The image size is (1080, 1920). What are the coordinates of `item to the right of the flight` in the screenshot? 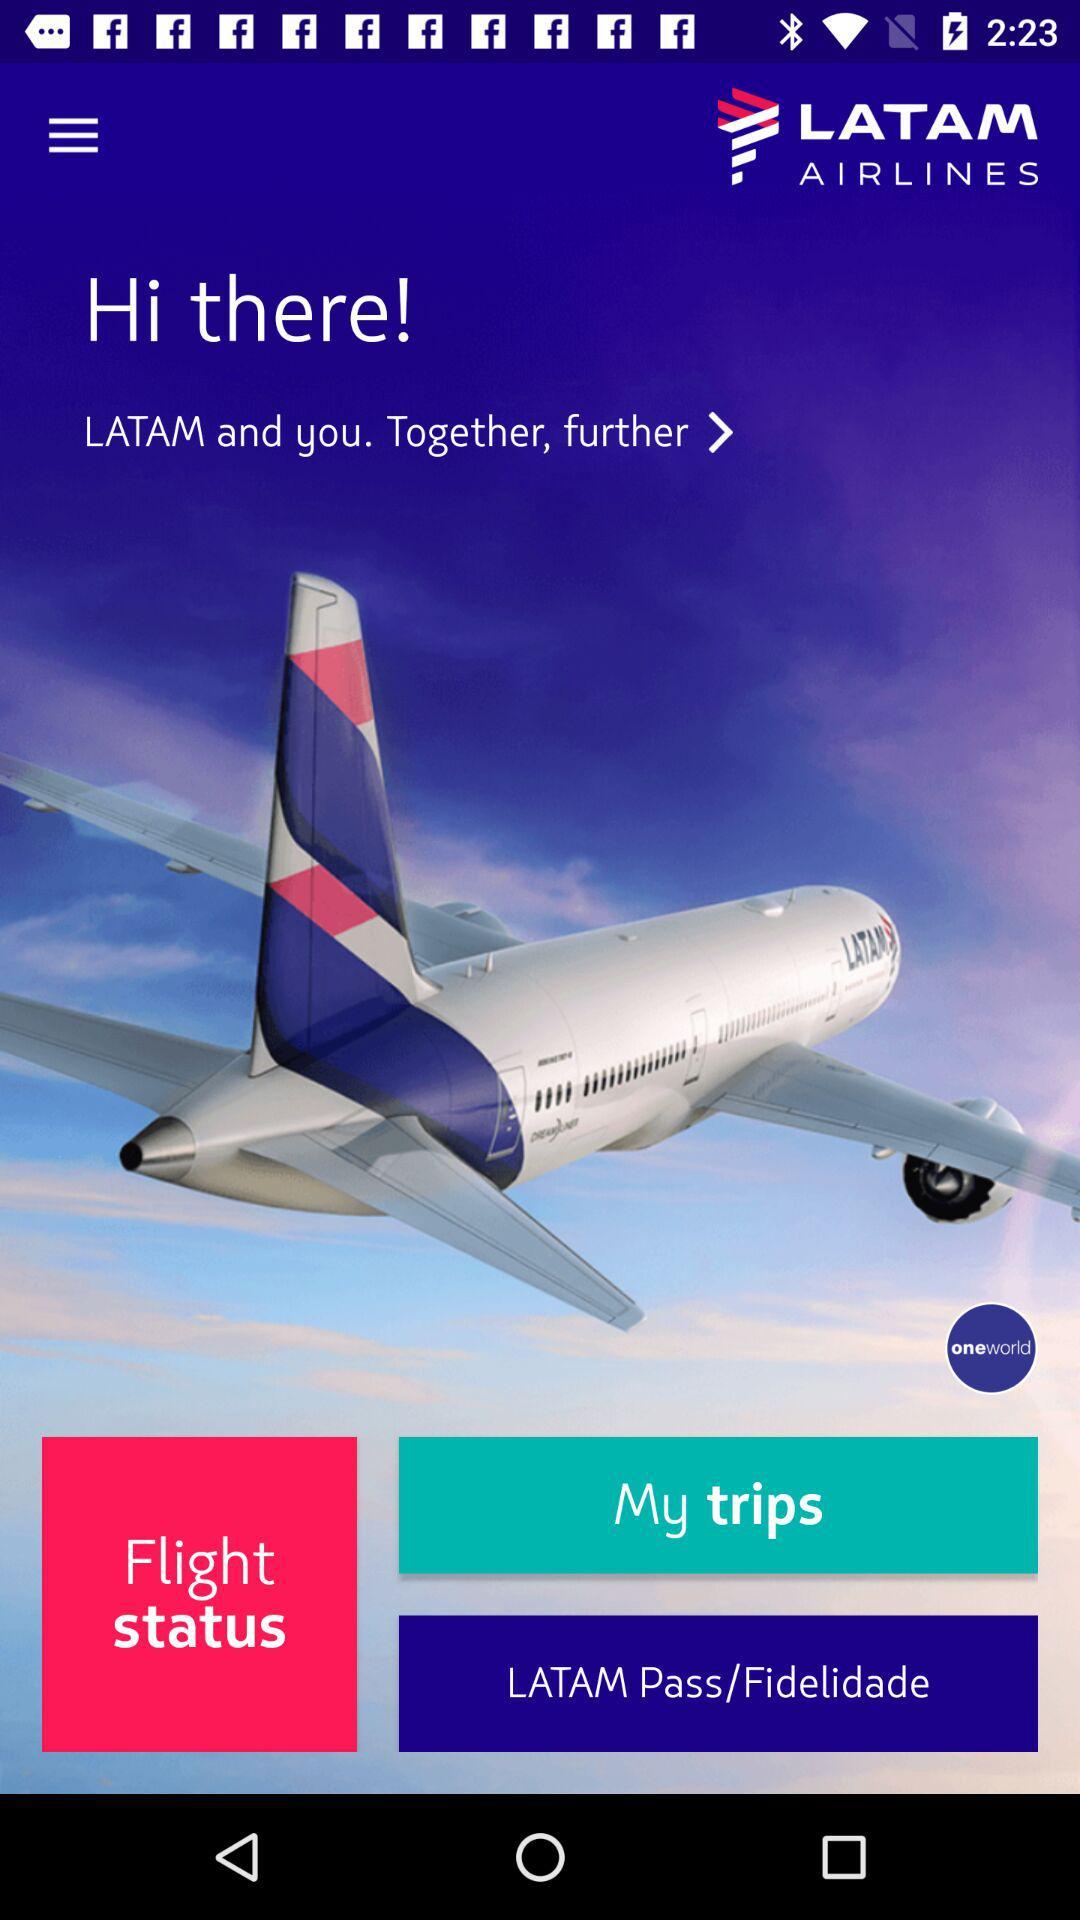 It's located at (717, 1505).